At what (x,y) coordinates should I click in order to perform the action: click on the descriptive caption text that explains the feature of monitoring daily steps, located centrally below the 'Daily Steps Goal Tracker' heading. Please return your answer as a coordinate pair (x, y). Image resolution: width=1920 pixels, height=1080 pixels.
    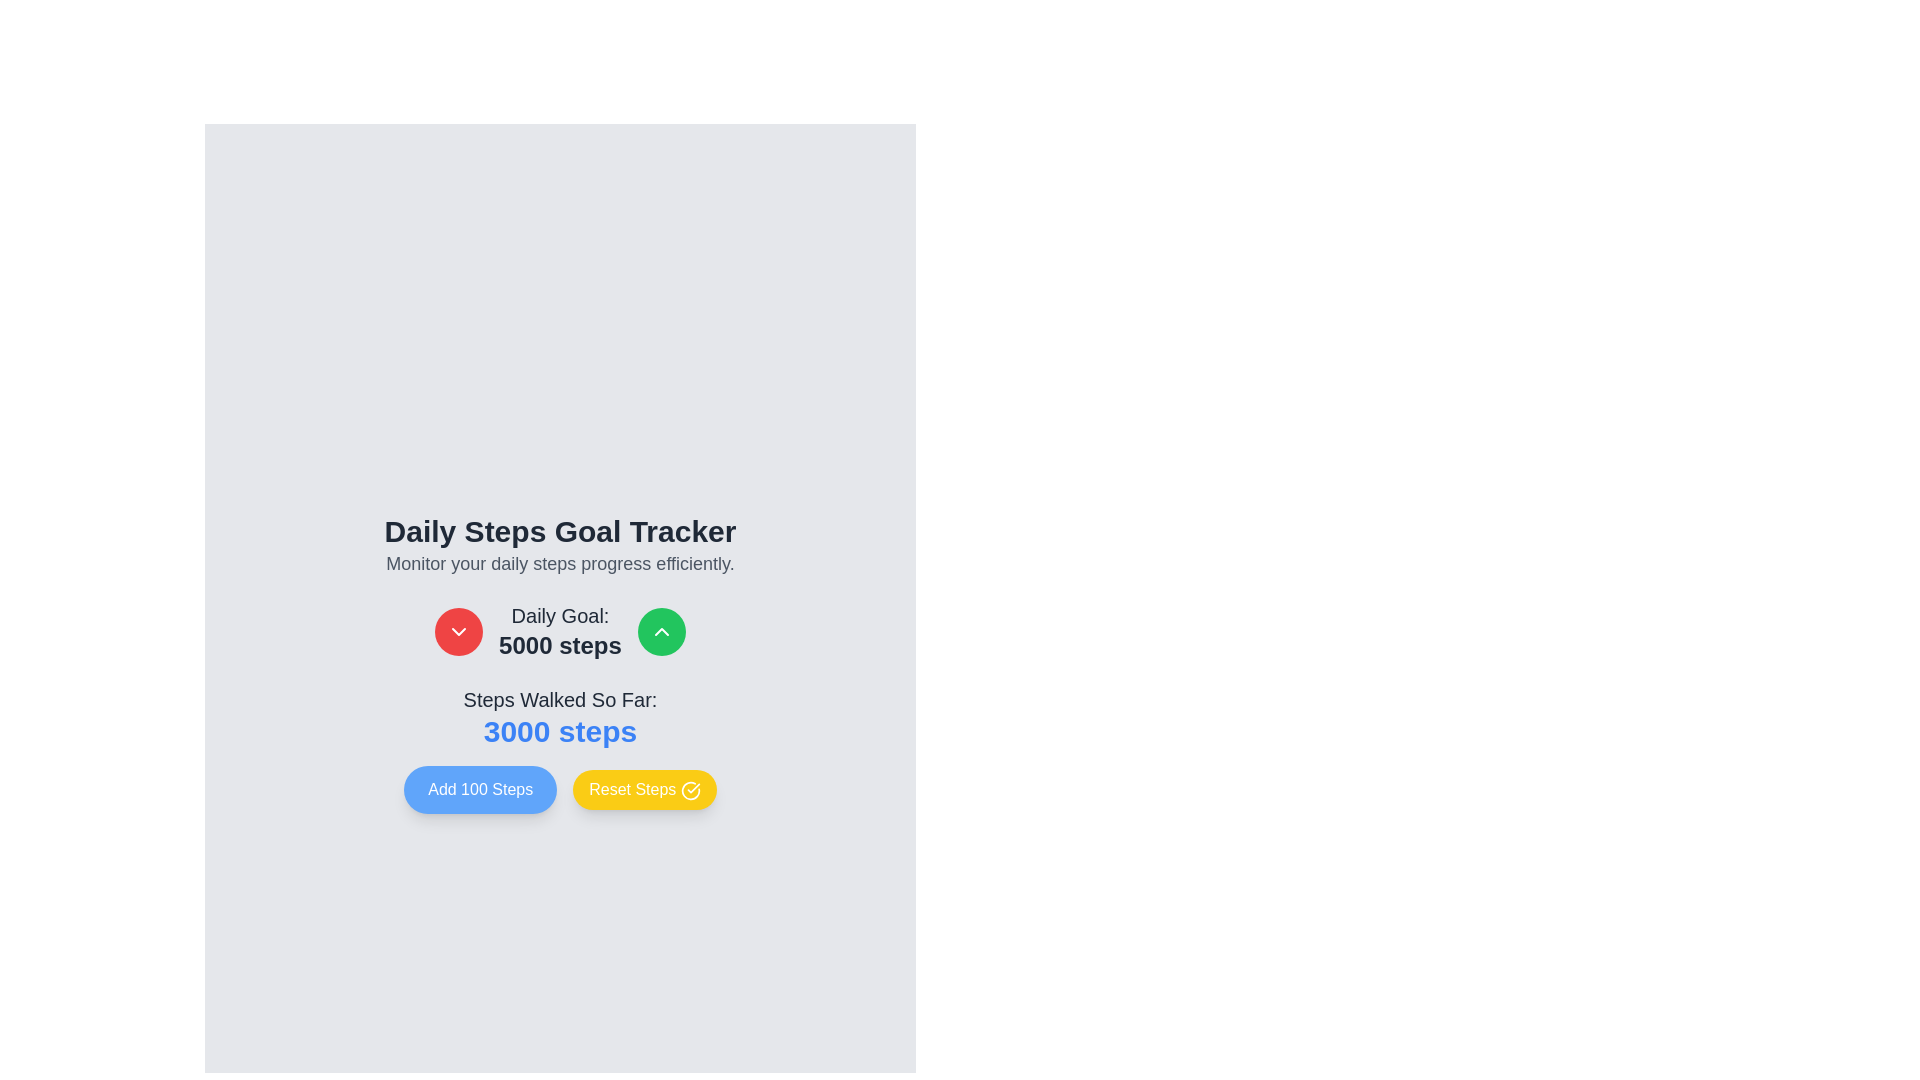
    Looking at the image, I should click on (560, 563).